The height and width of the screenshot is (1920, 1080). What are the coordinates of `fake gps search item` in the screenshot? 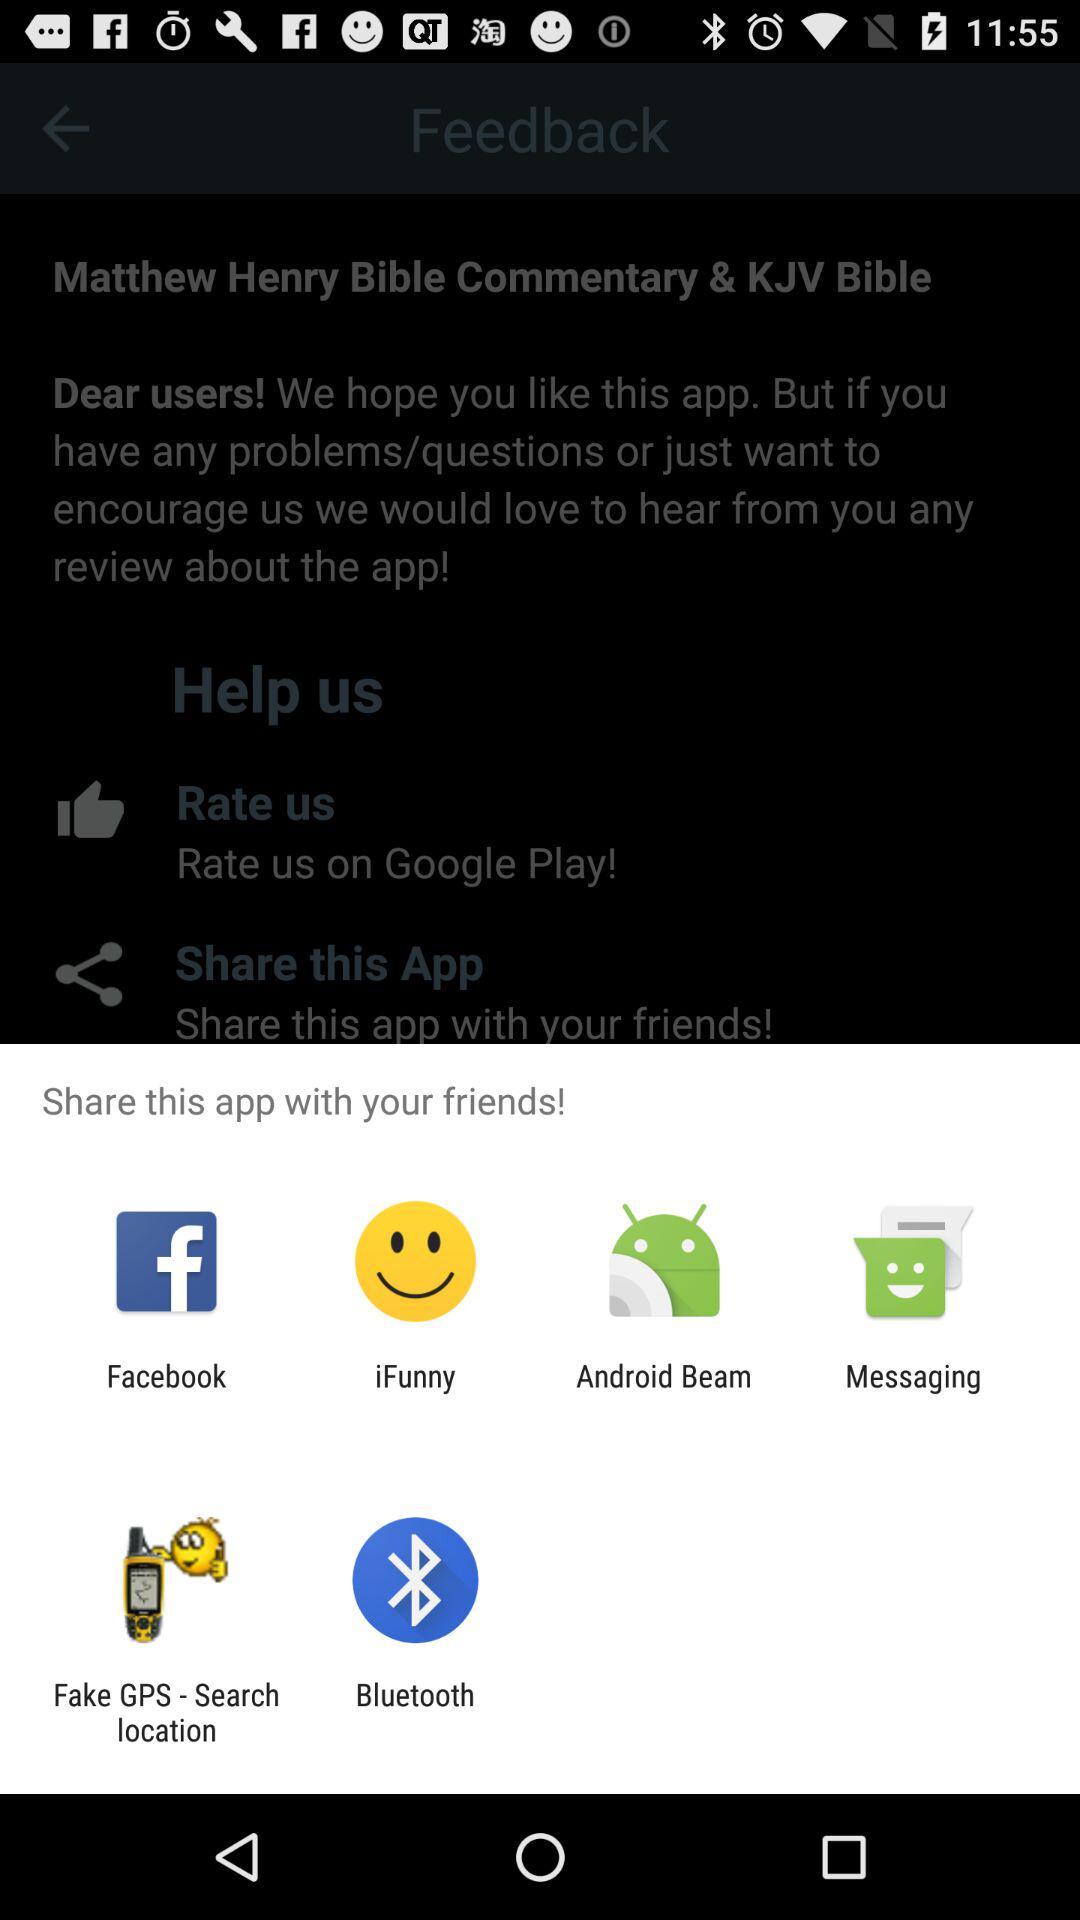 It's located at (165, 1711).